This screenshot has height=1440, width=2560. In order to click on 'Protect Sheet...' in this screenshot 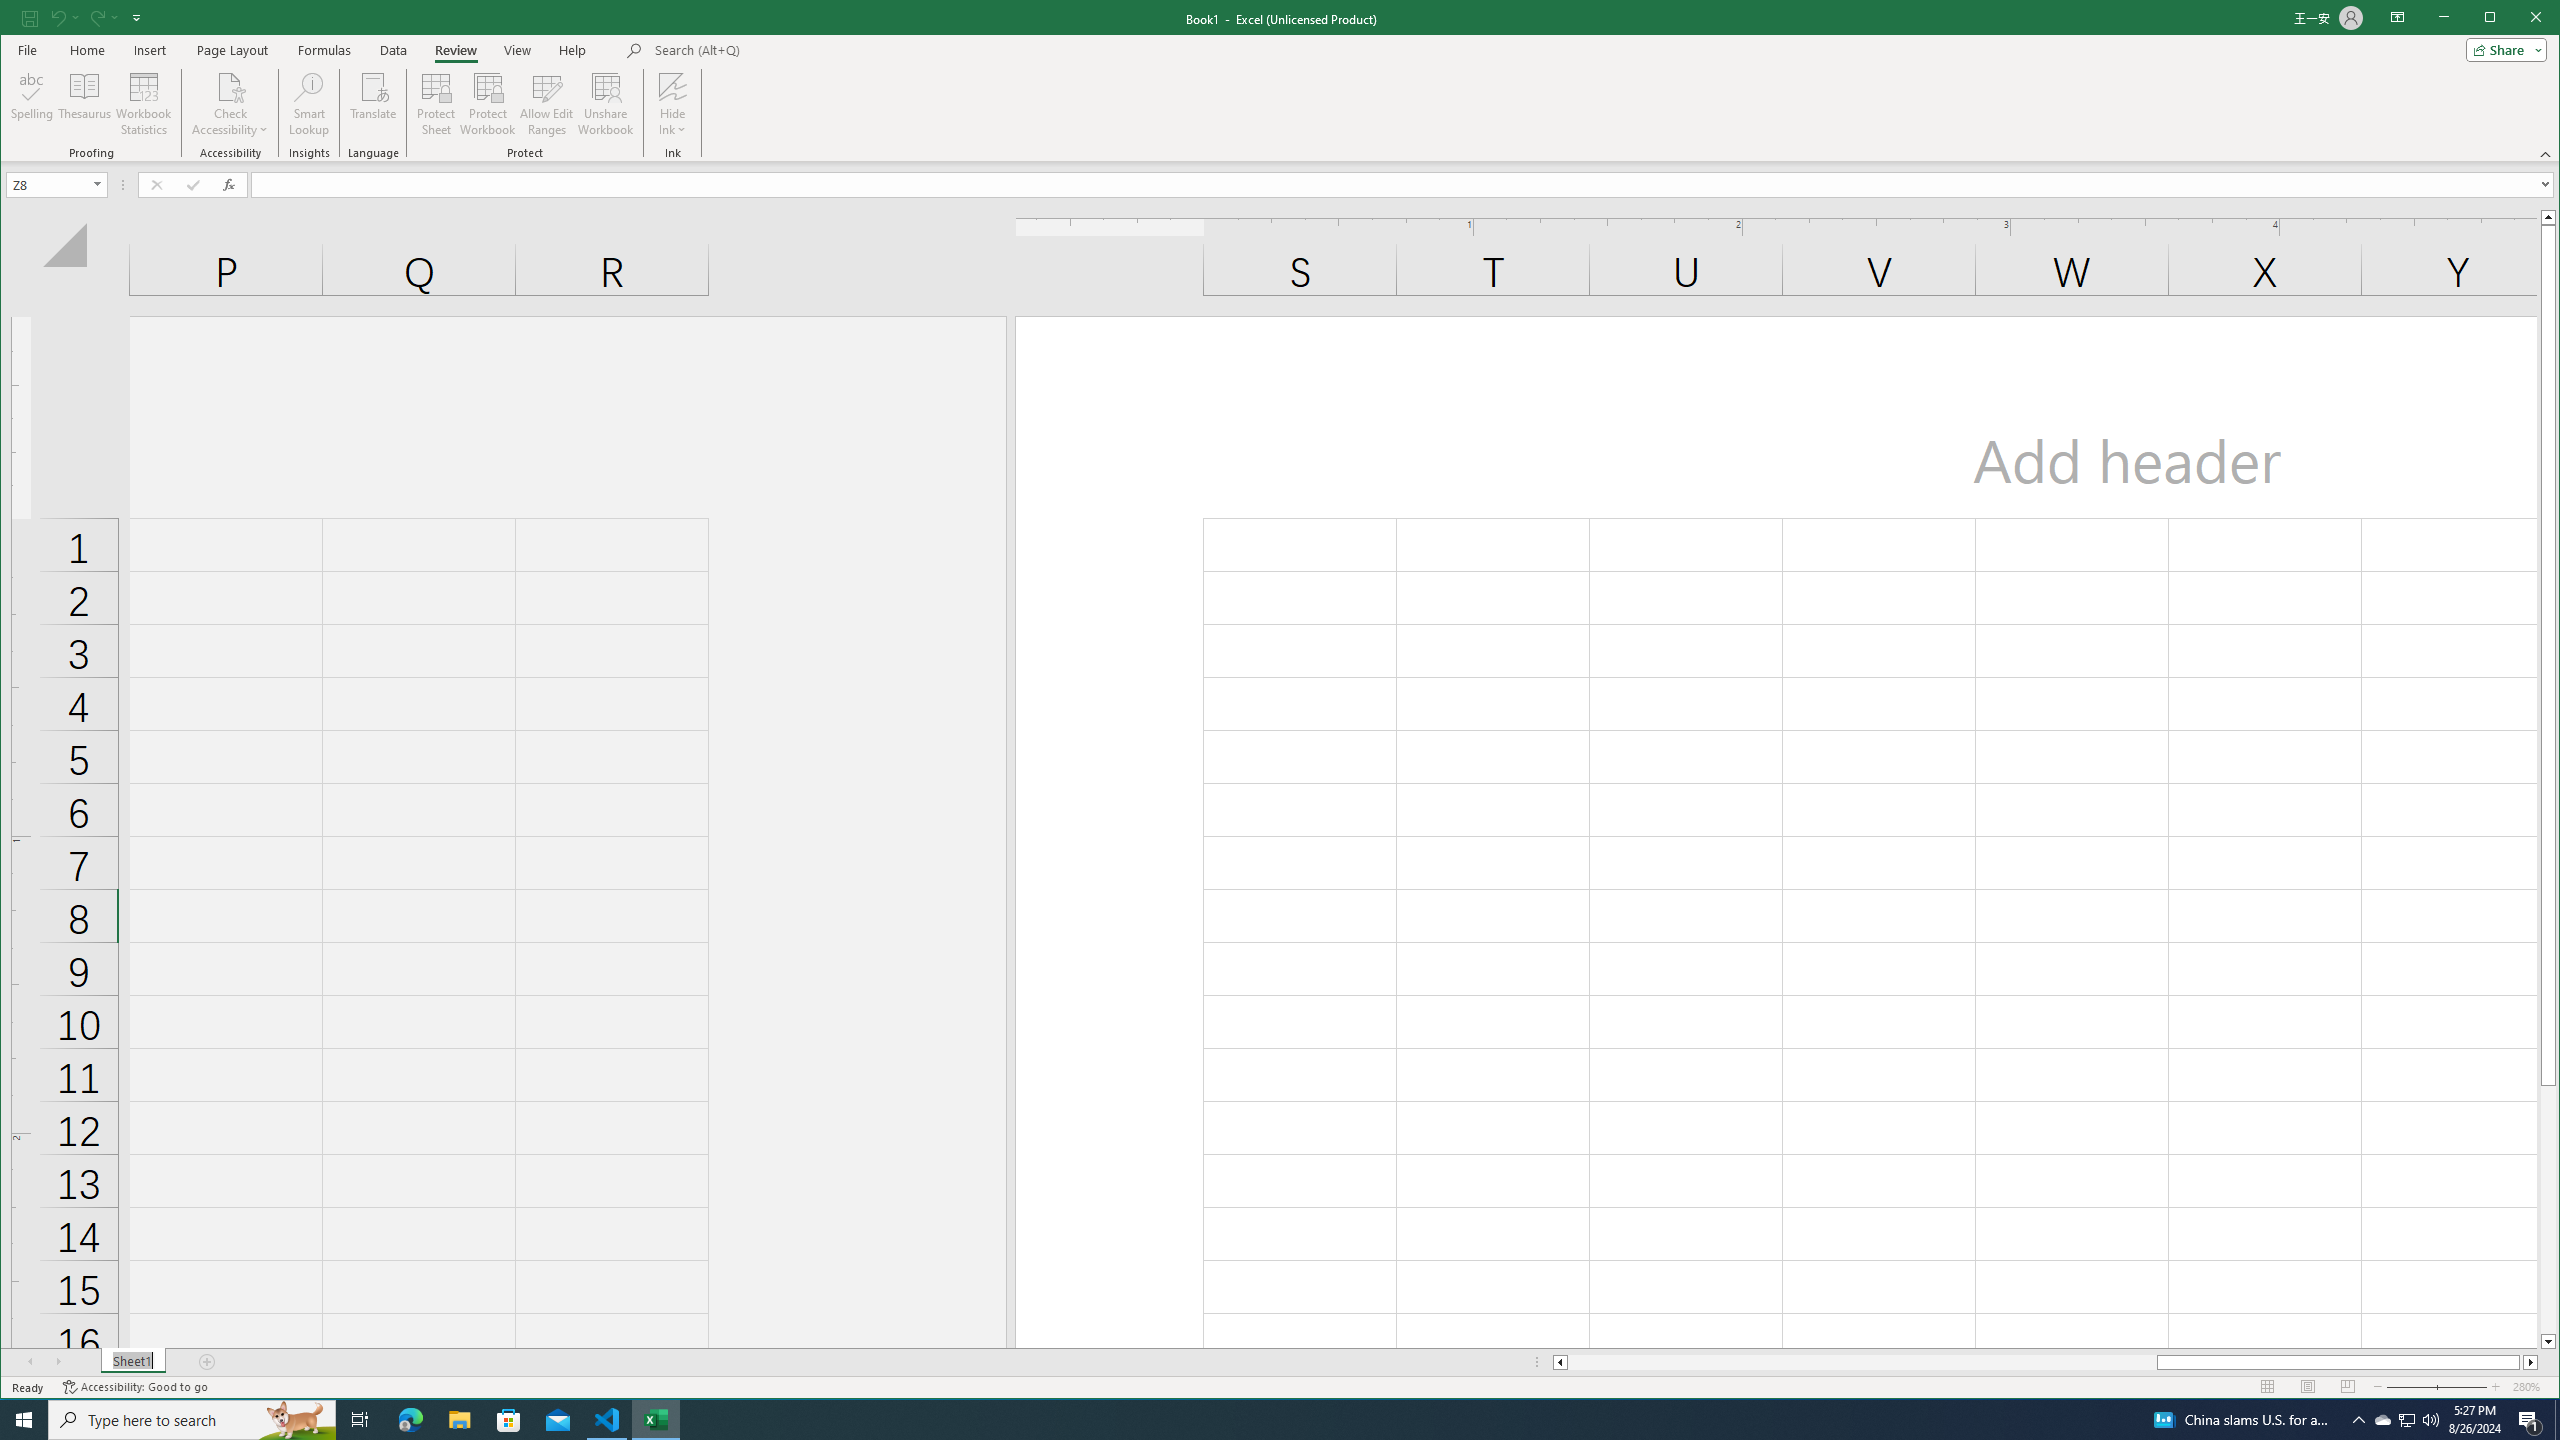, I will do `click(436, 103)`.